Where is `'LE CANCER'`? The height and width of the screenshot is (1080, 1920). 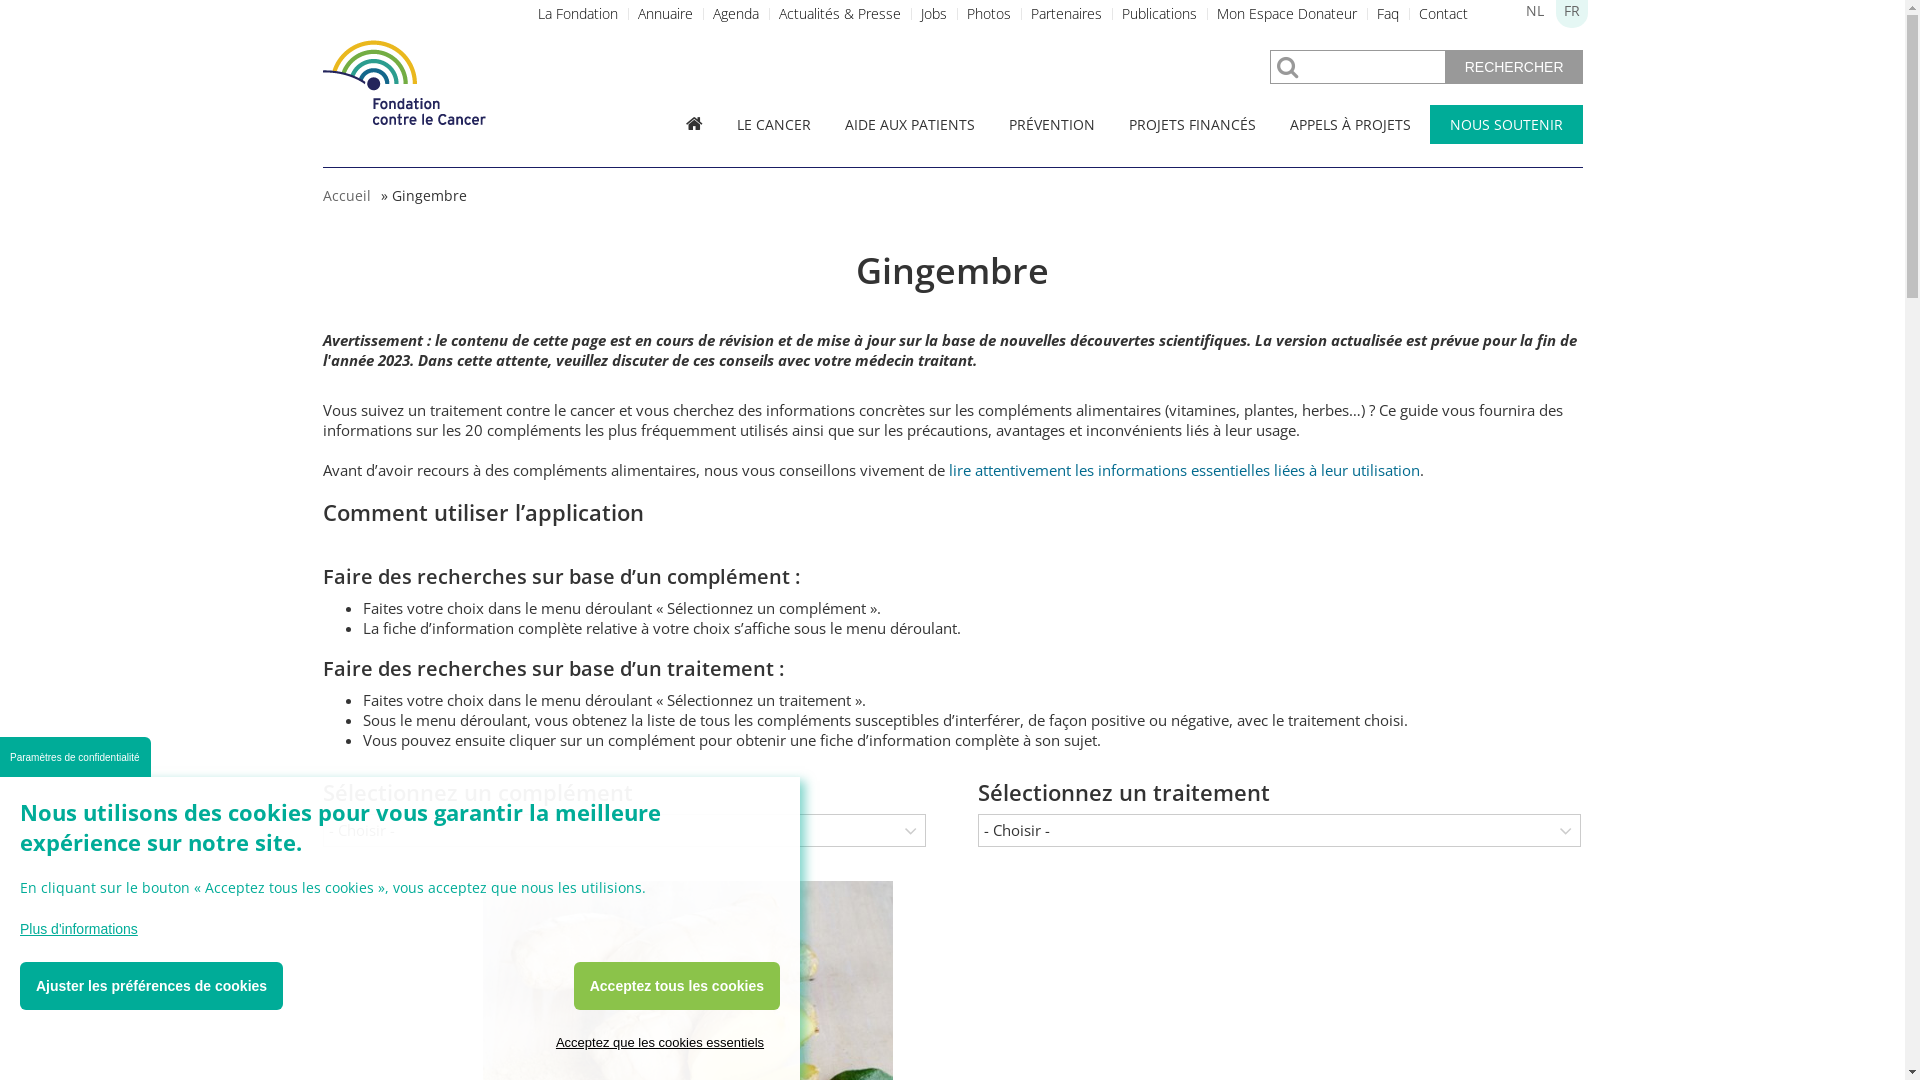
'LE CANCER' is located at coordinates (771, 124).